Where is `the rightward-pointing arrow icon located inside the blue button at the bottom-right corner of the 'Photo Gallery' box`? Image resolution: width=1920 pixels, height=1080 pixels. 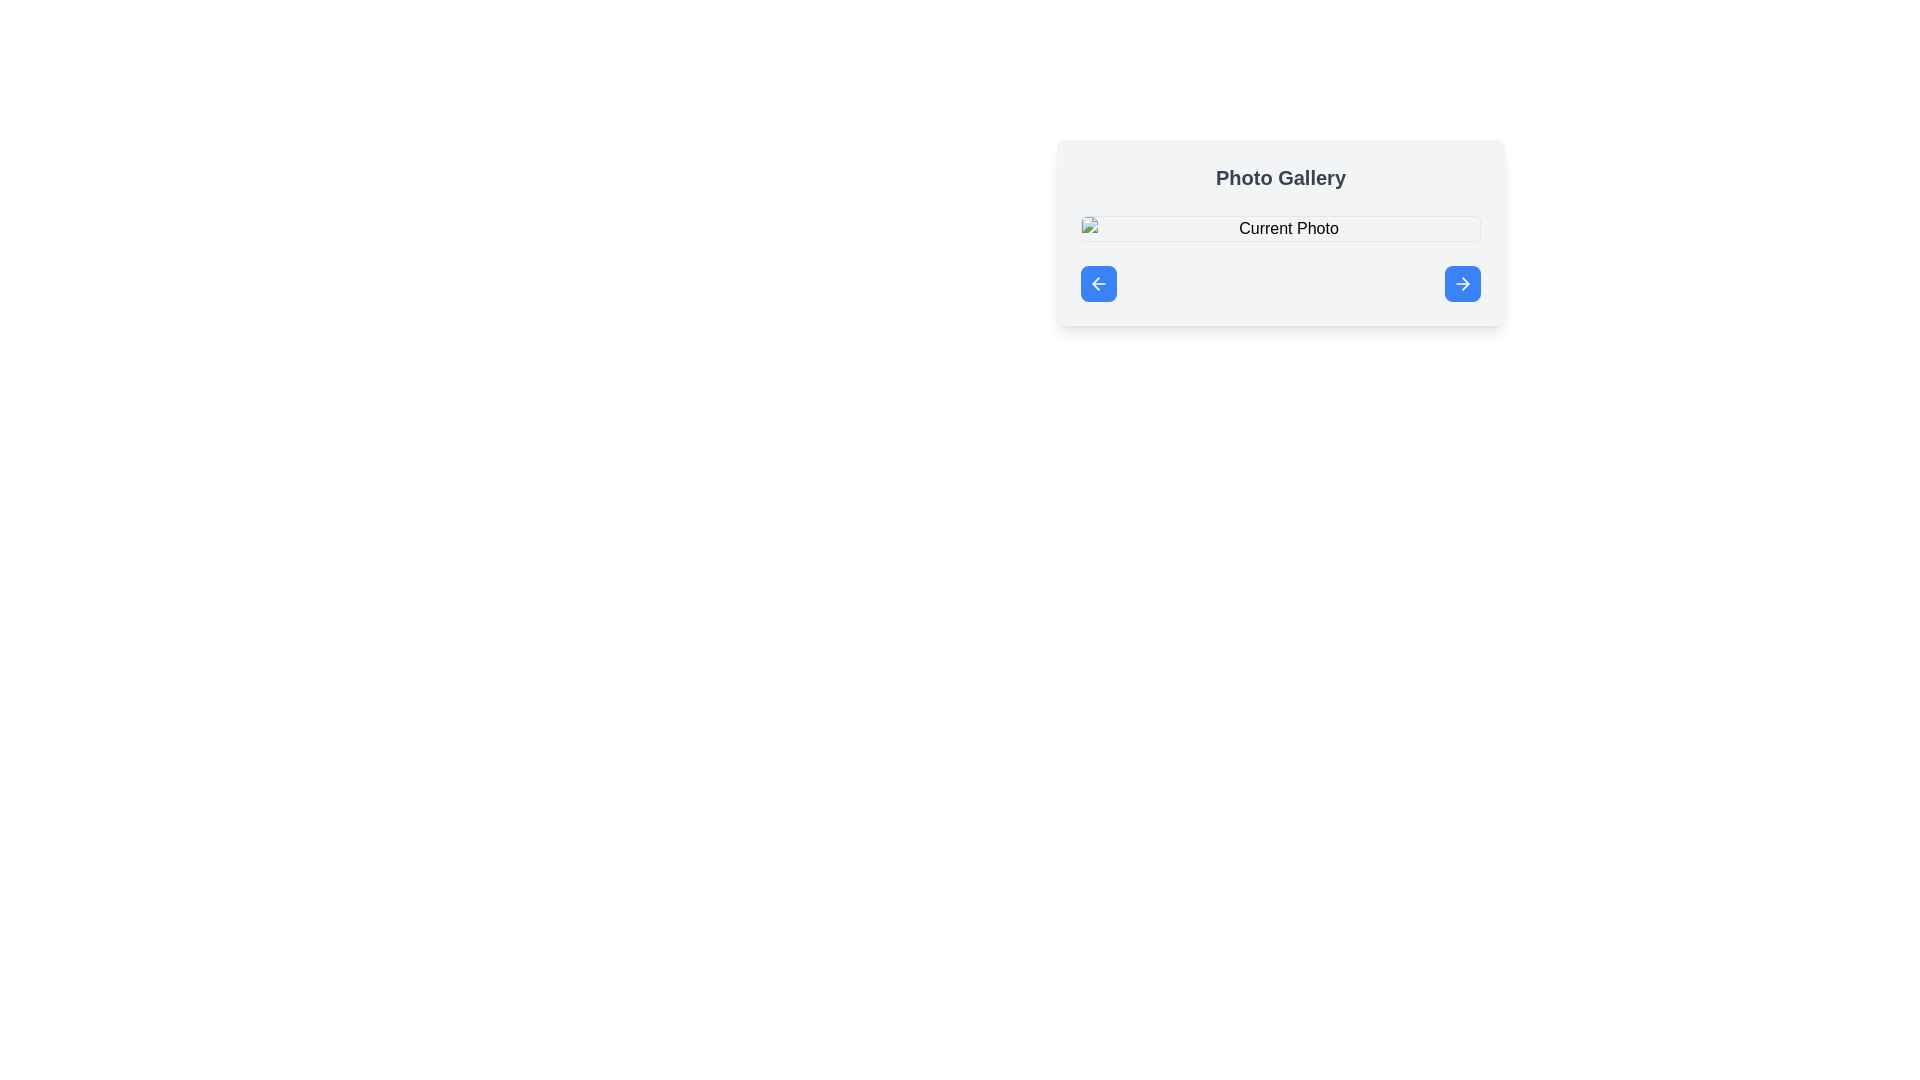
the rightward-pointing arrow icon located inside the blue button at the bottom-right corner of the 'Photo Gallery' box is located at coordinates (1465, 284).